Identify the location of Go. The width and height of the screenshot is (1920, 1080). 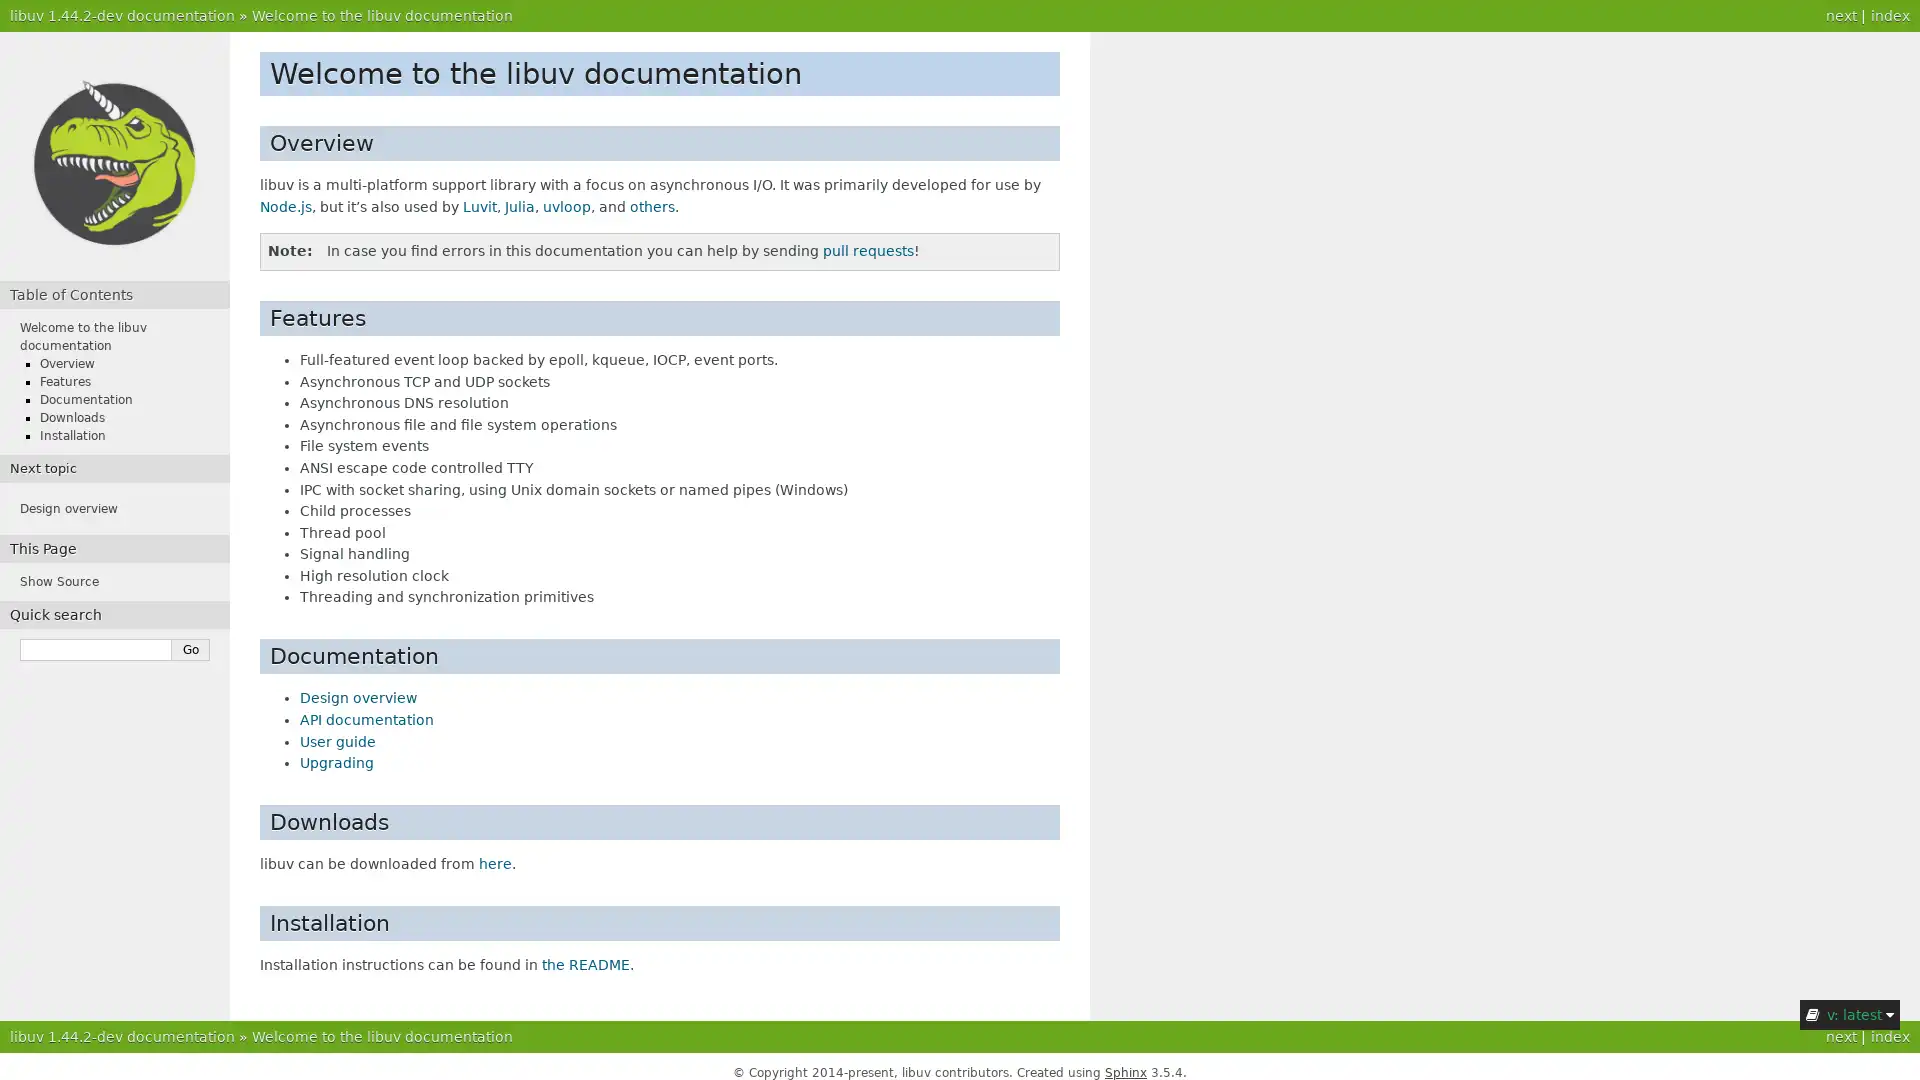
(191, 650).